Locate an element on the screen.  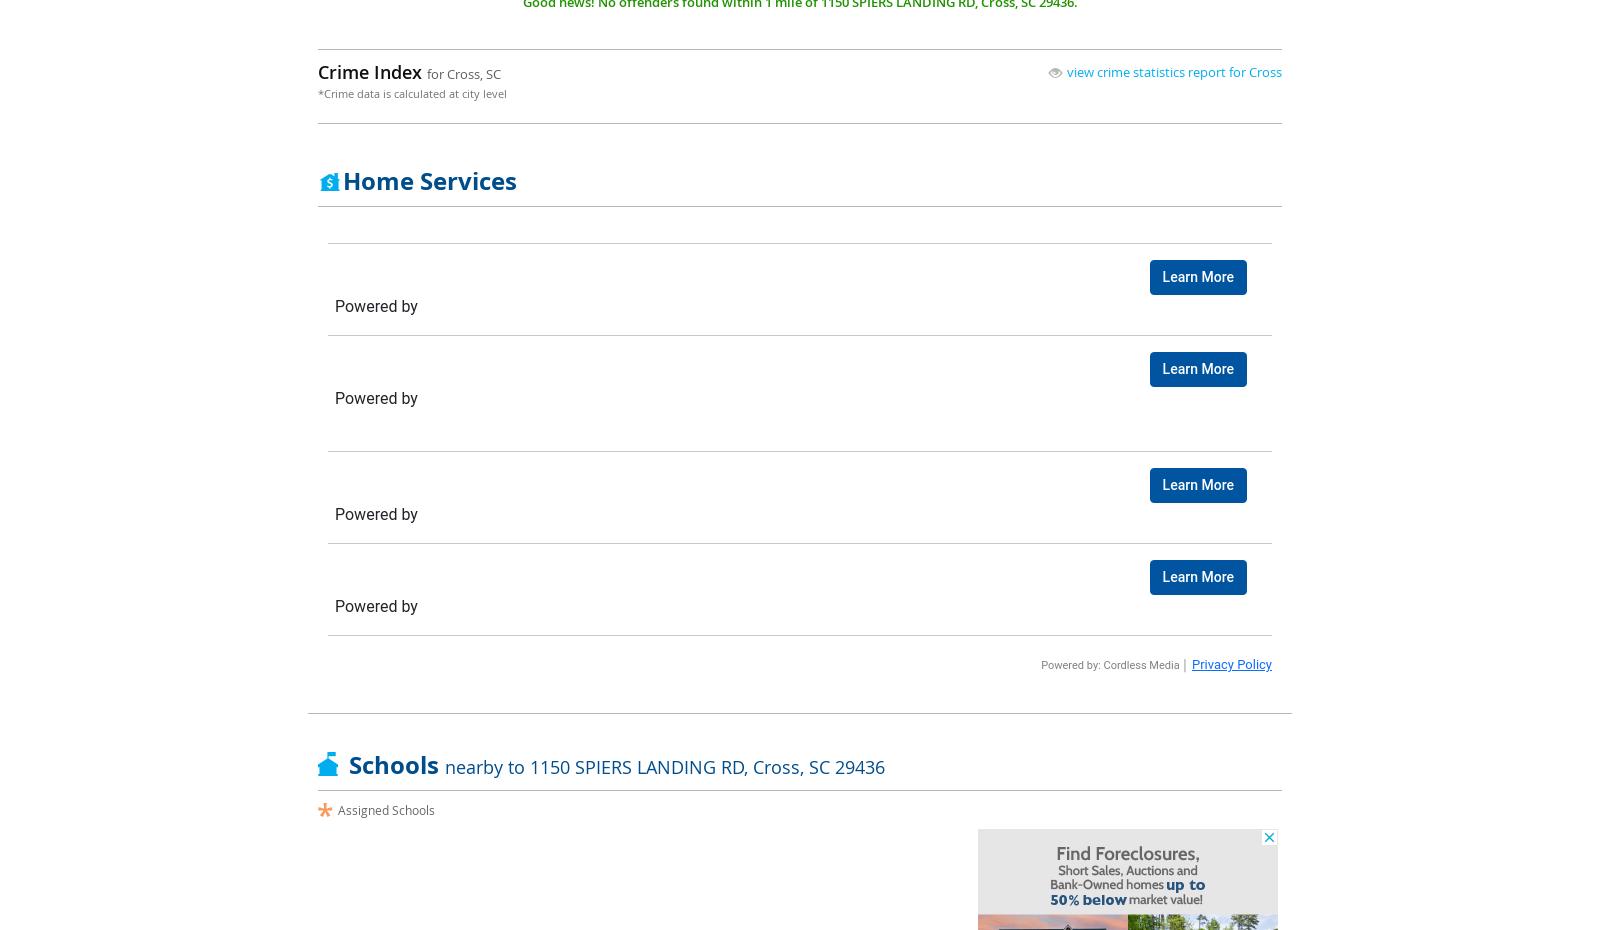
'for Cross, SC' is located at coordinates (462, 73).